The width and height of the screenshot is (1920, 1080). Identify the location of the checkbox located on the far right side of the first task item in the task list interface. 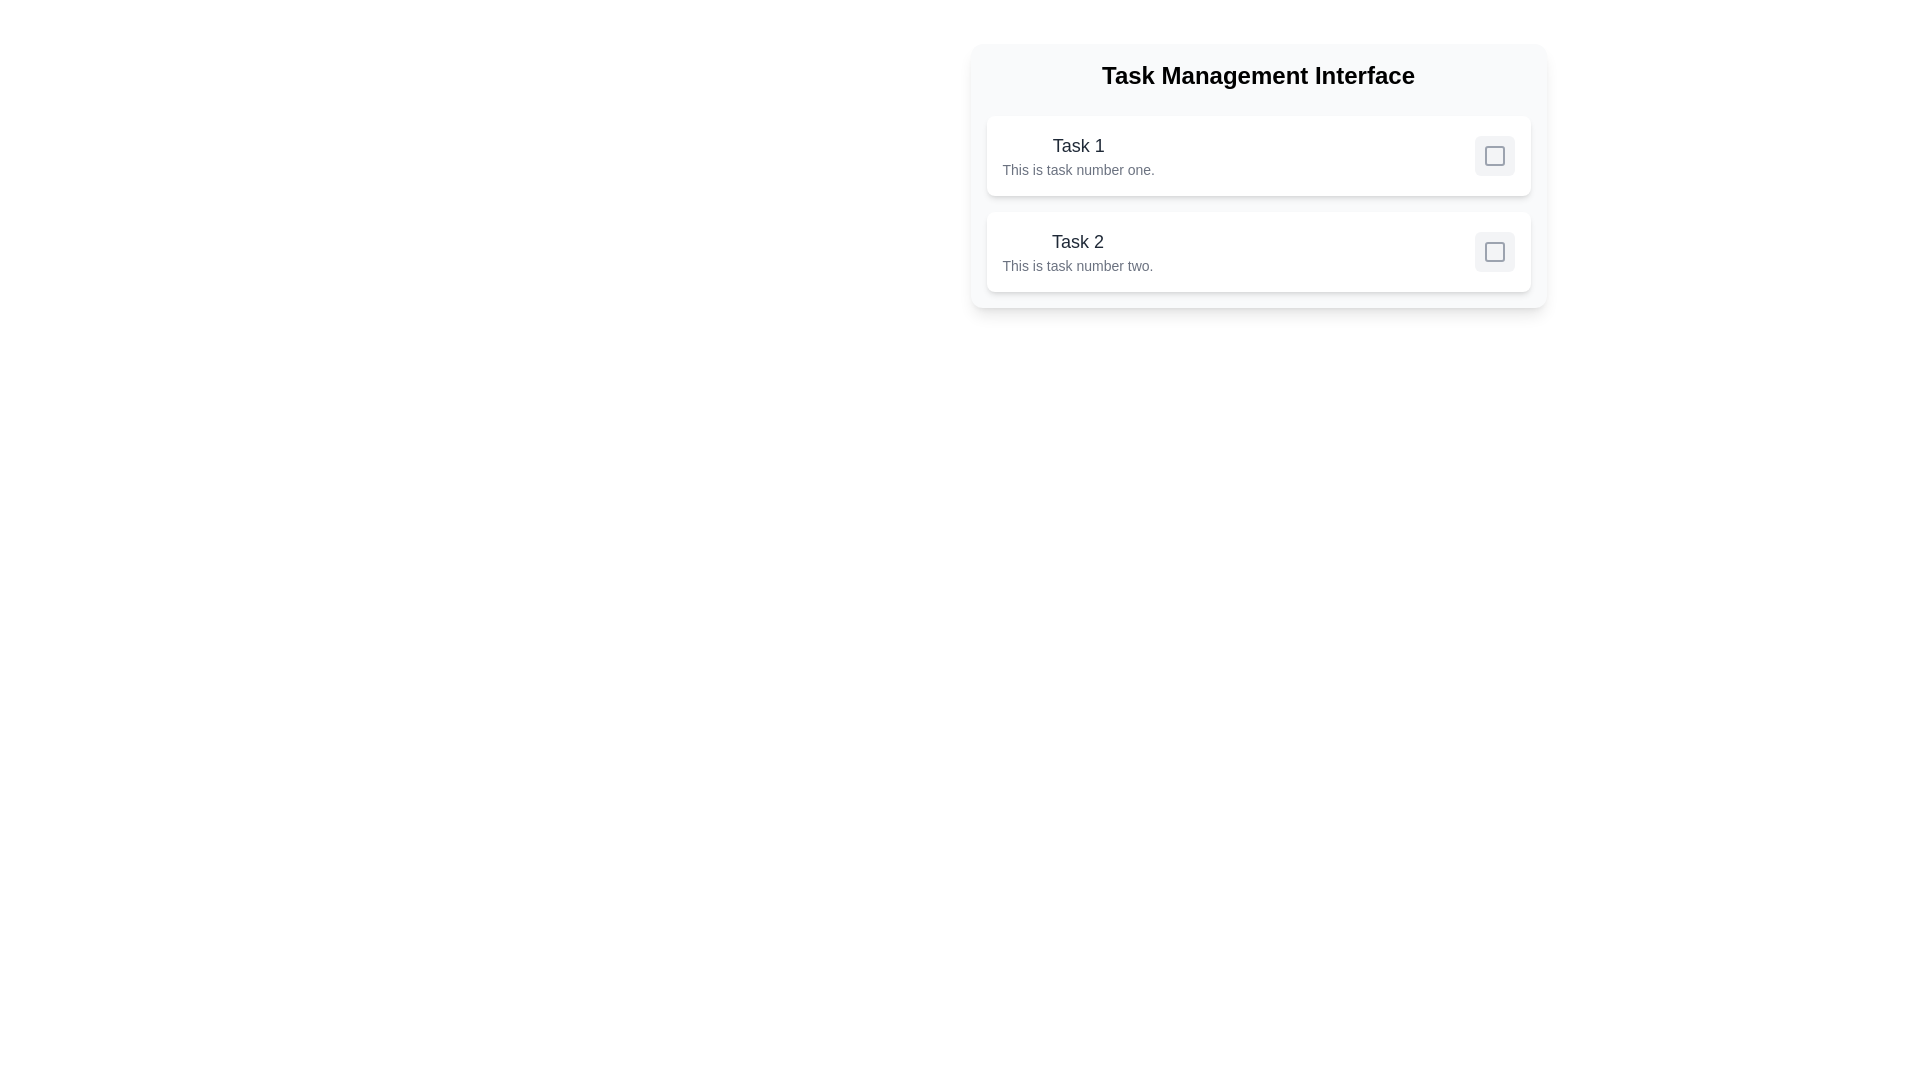
(1494, 154).